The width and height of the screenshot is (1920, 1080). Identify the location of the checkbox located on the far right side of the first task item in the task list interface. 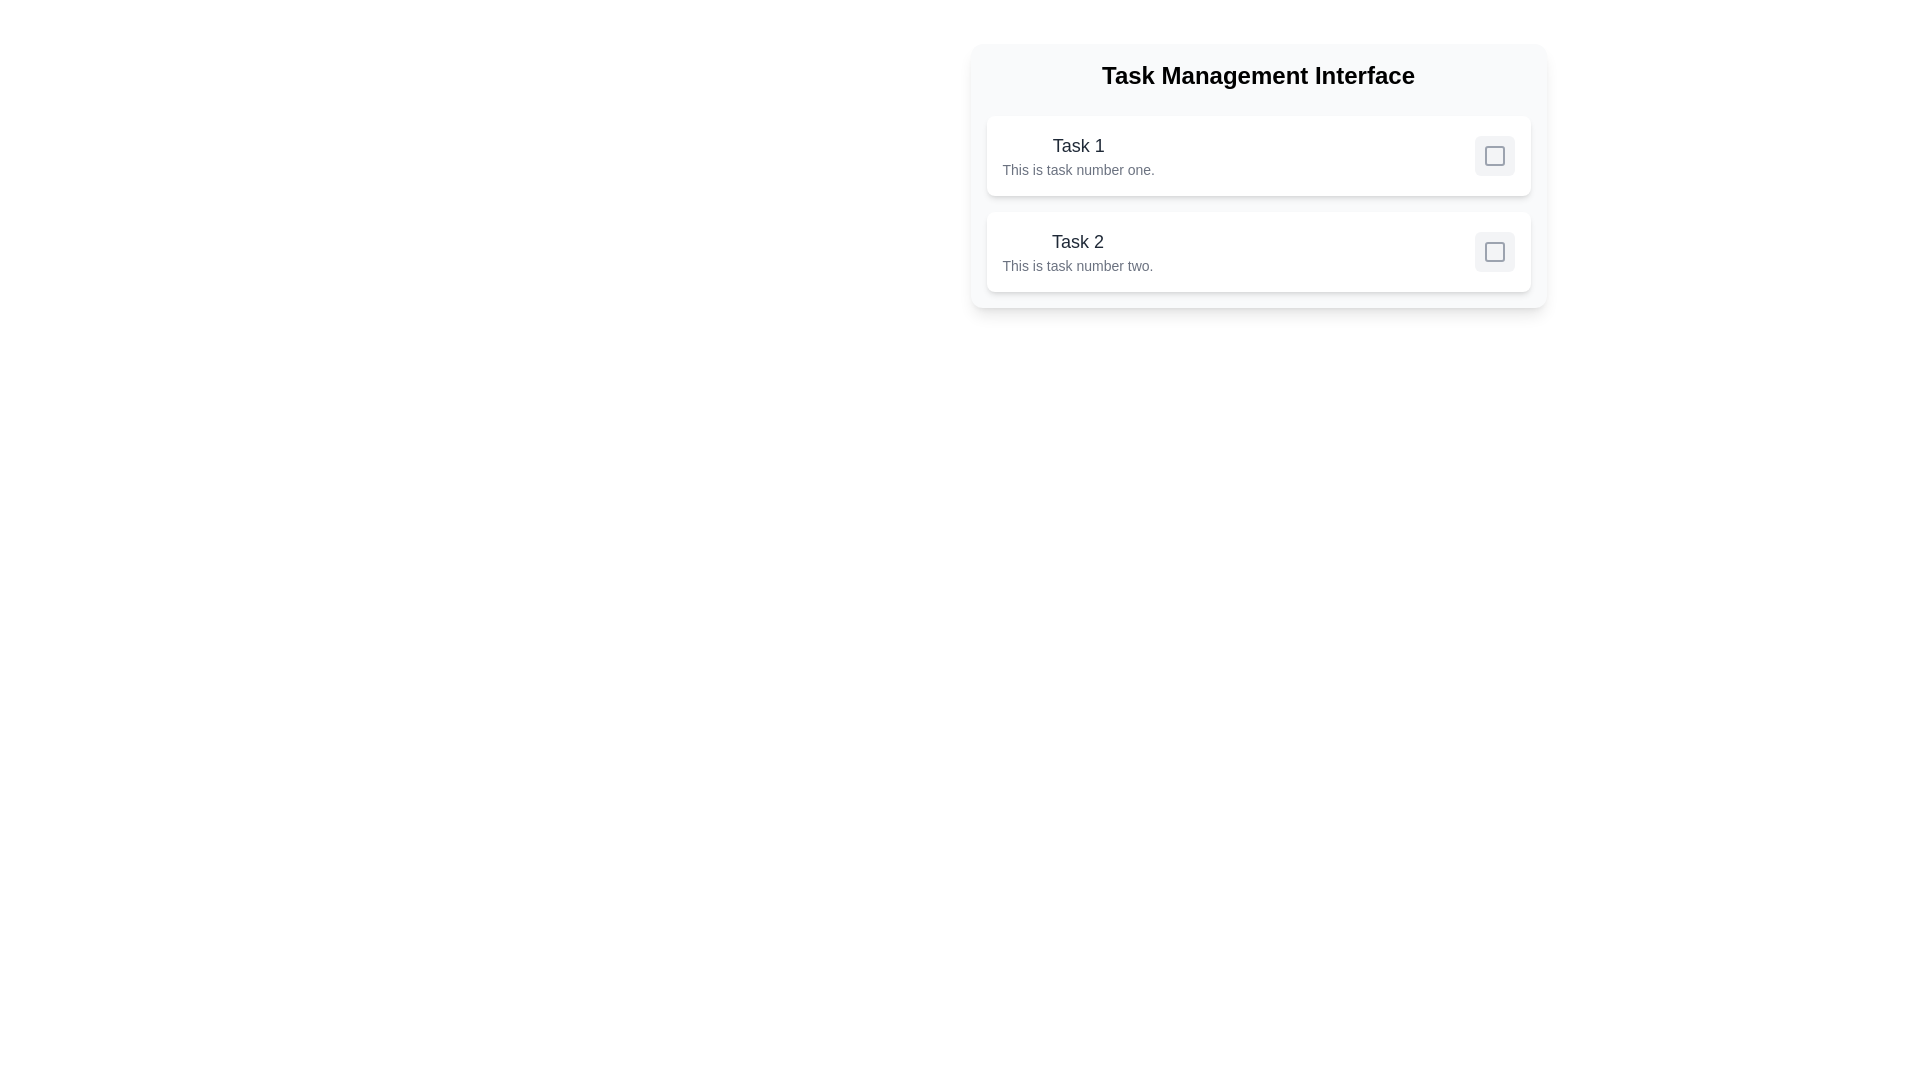
(1494, 154).